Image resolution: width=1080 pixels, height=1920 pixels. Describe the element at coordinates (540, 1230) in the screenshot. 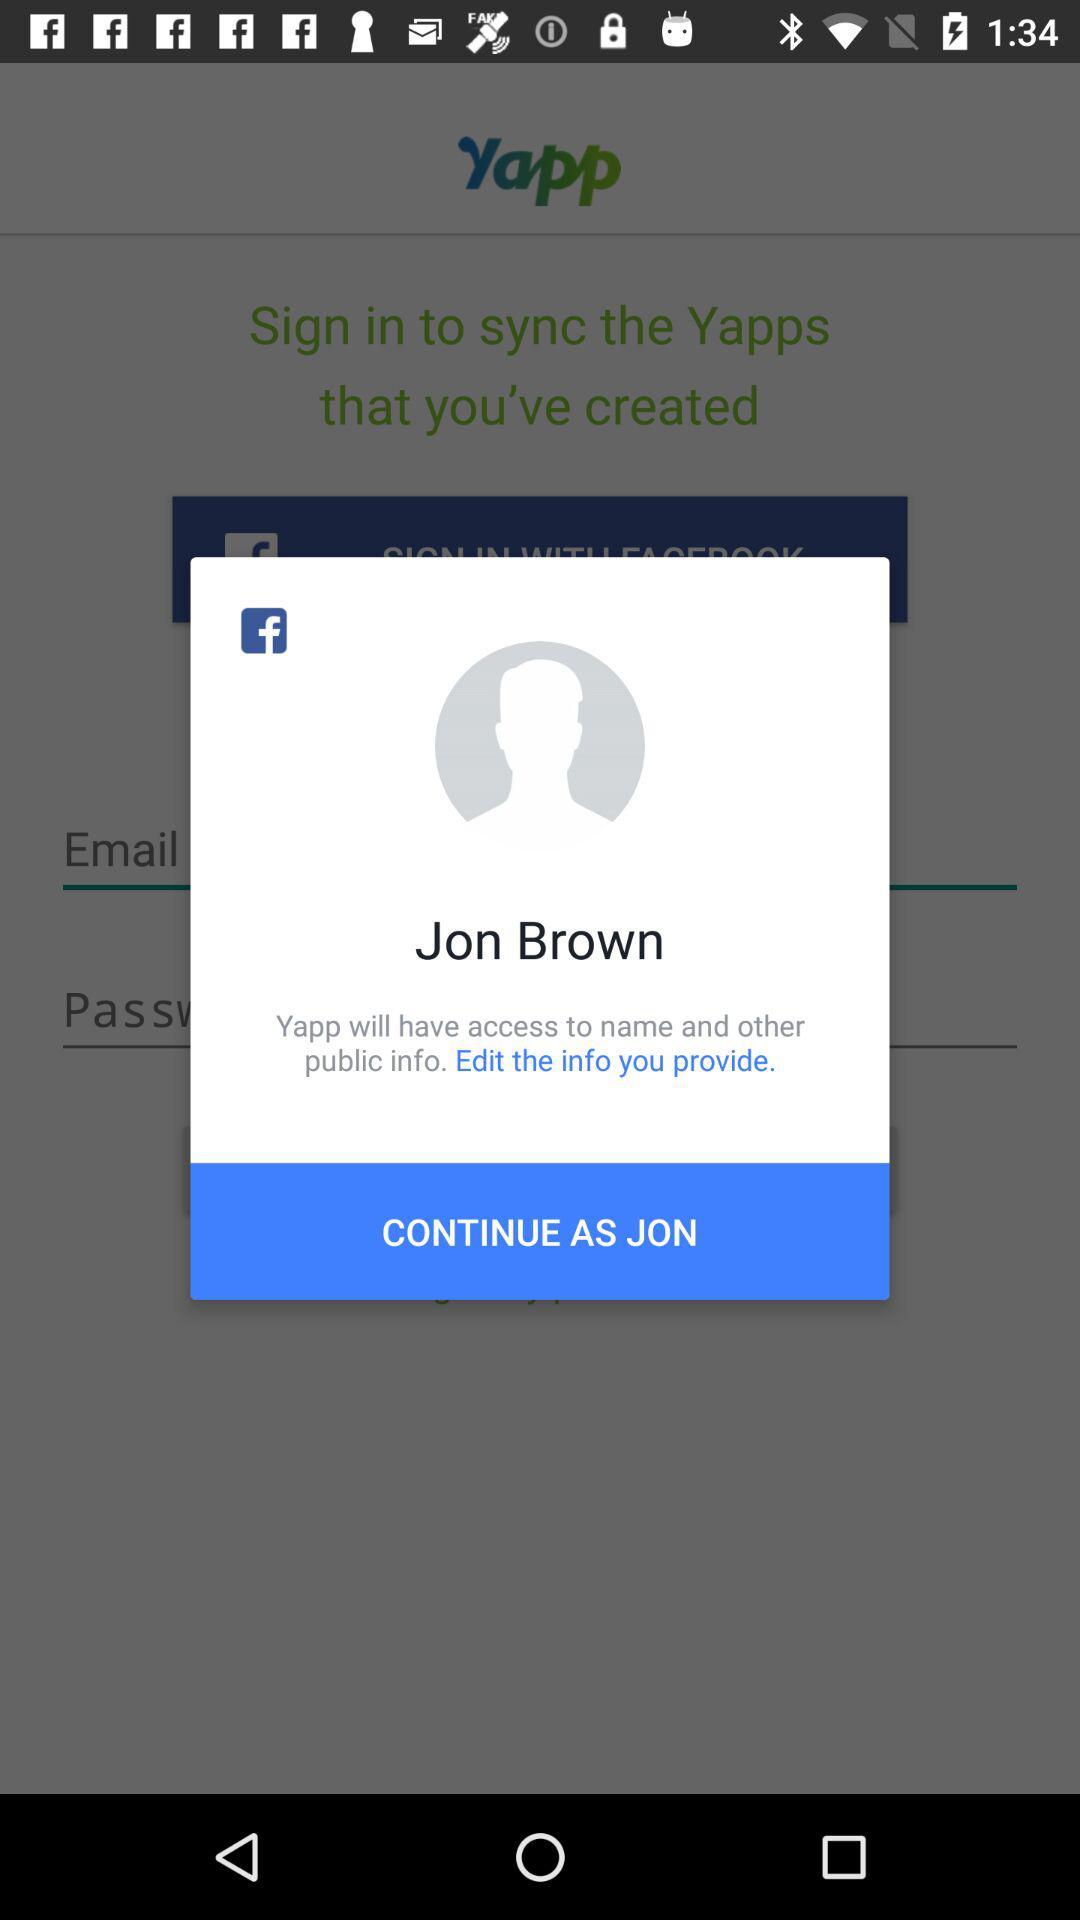

I see `the continue as jon` at that location.